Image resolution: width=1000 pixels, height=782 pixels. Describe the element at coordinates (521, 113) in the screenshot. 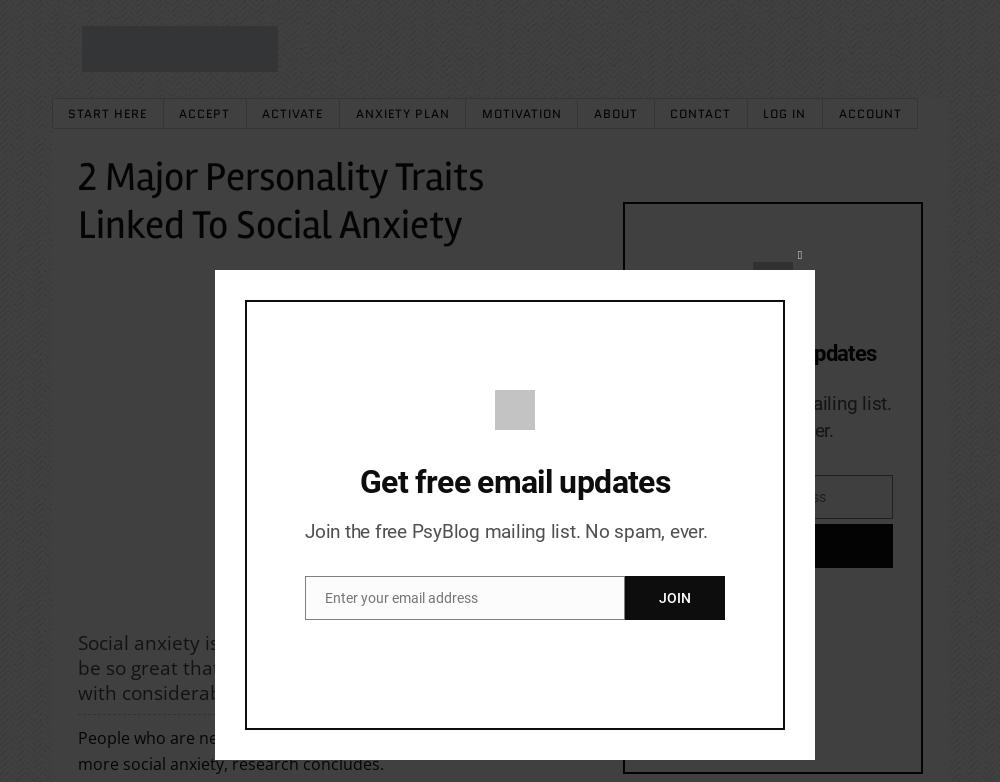

I see `'Motivation'` at that location.